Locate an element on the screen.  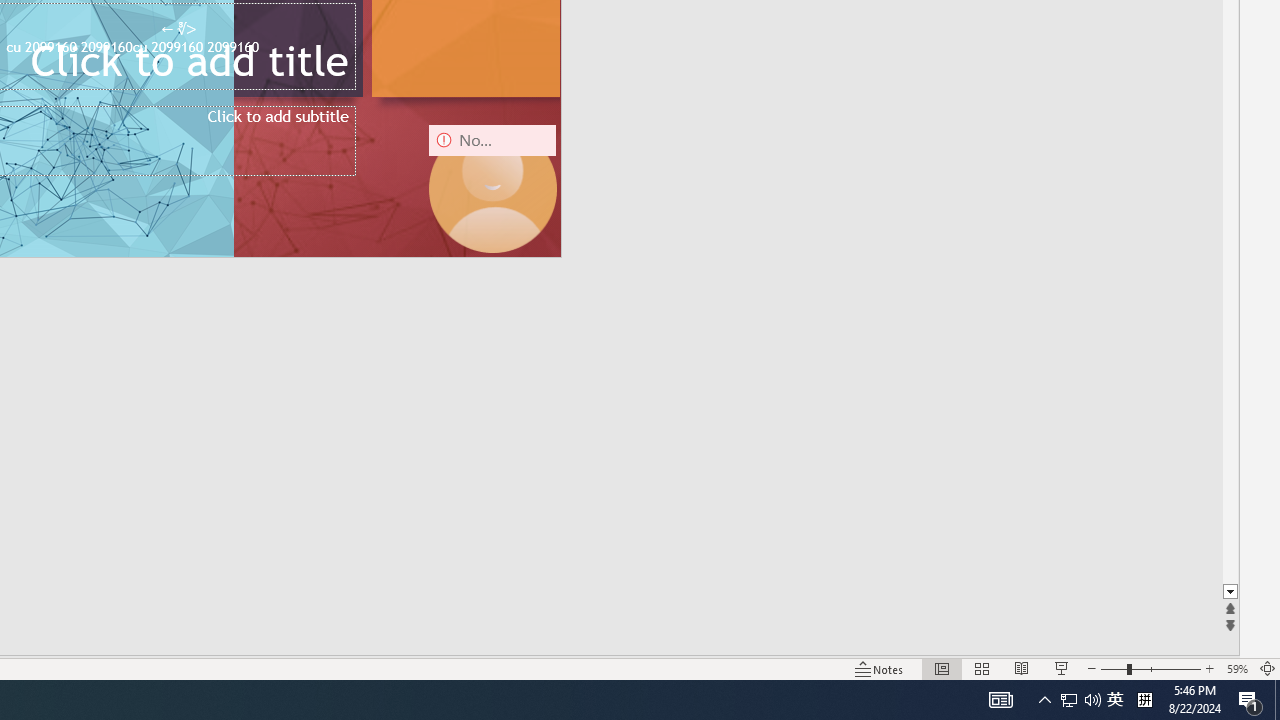
'Zoom 59%' is located at coordinates (1236, 669).